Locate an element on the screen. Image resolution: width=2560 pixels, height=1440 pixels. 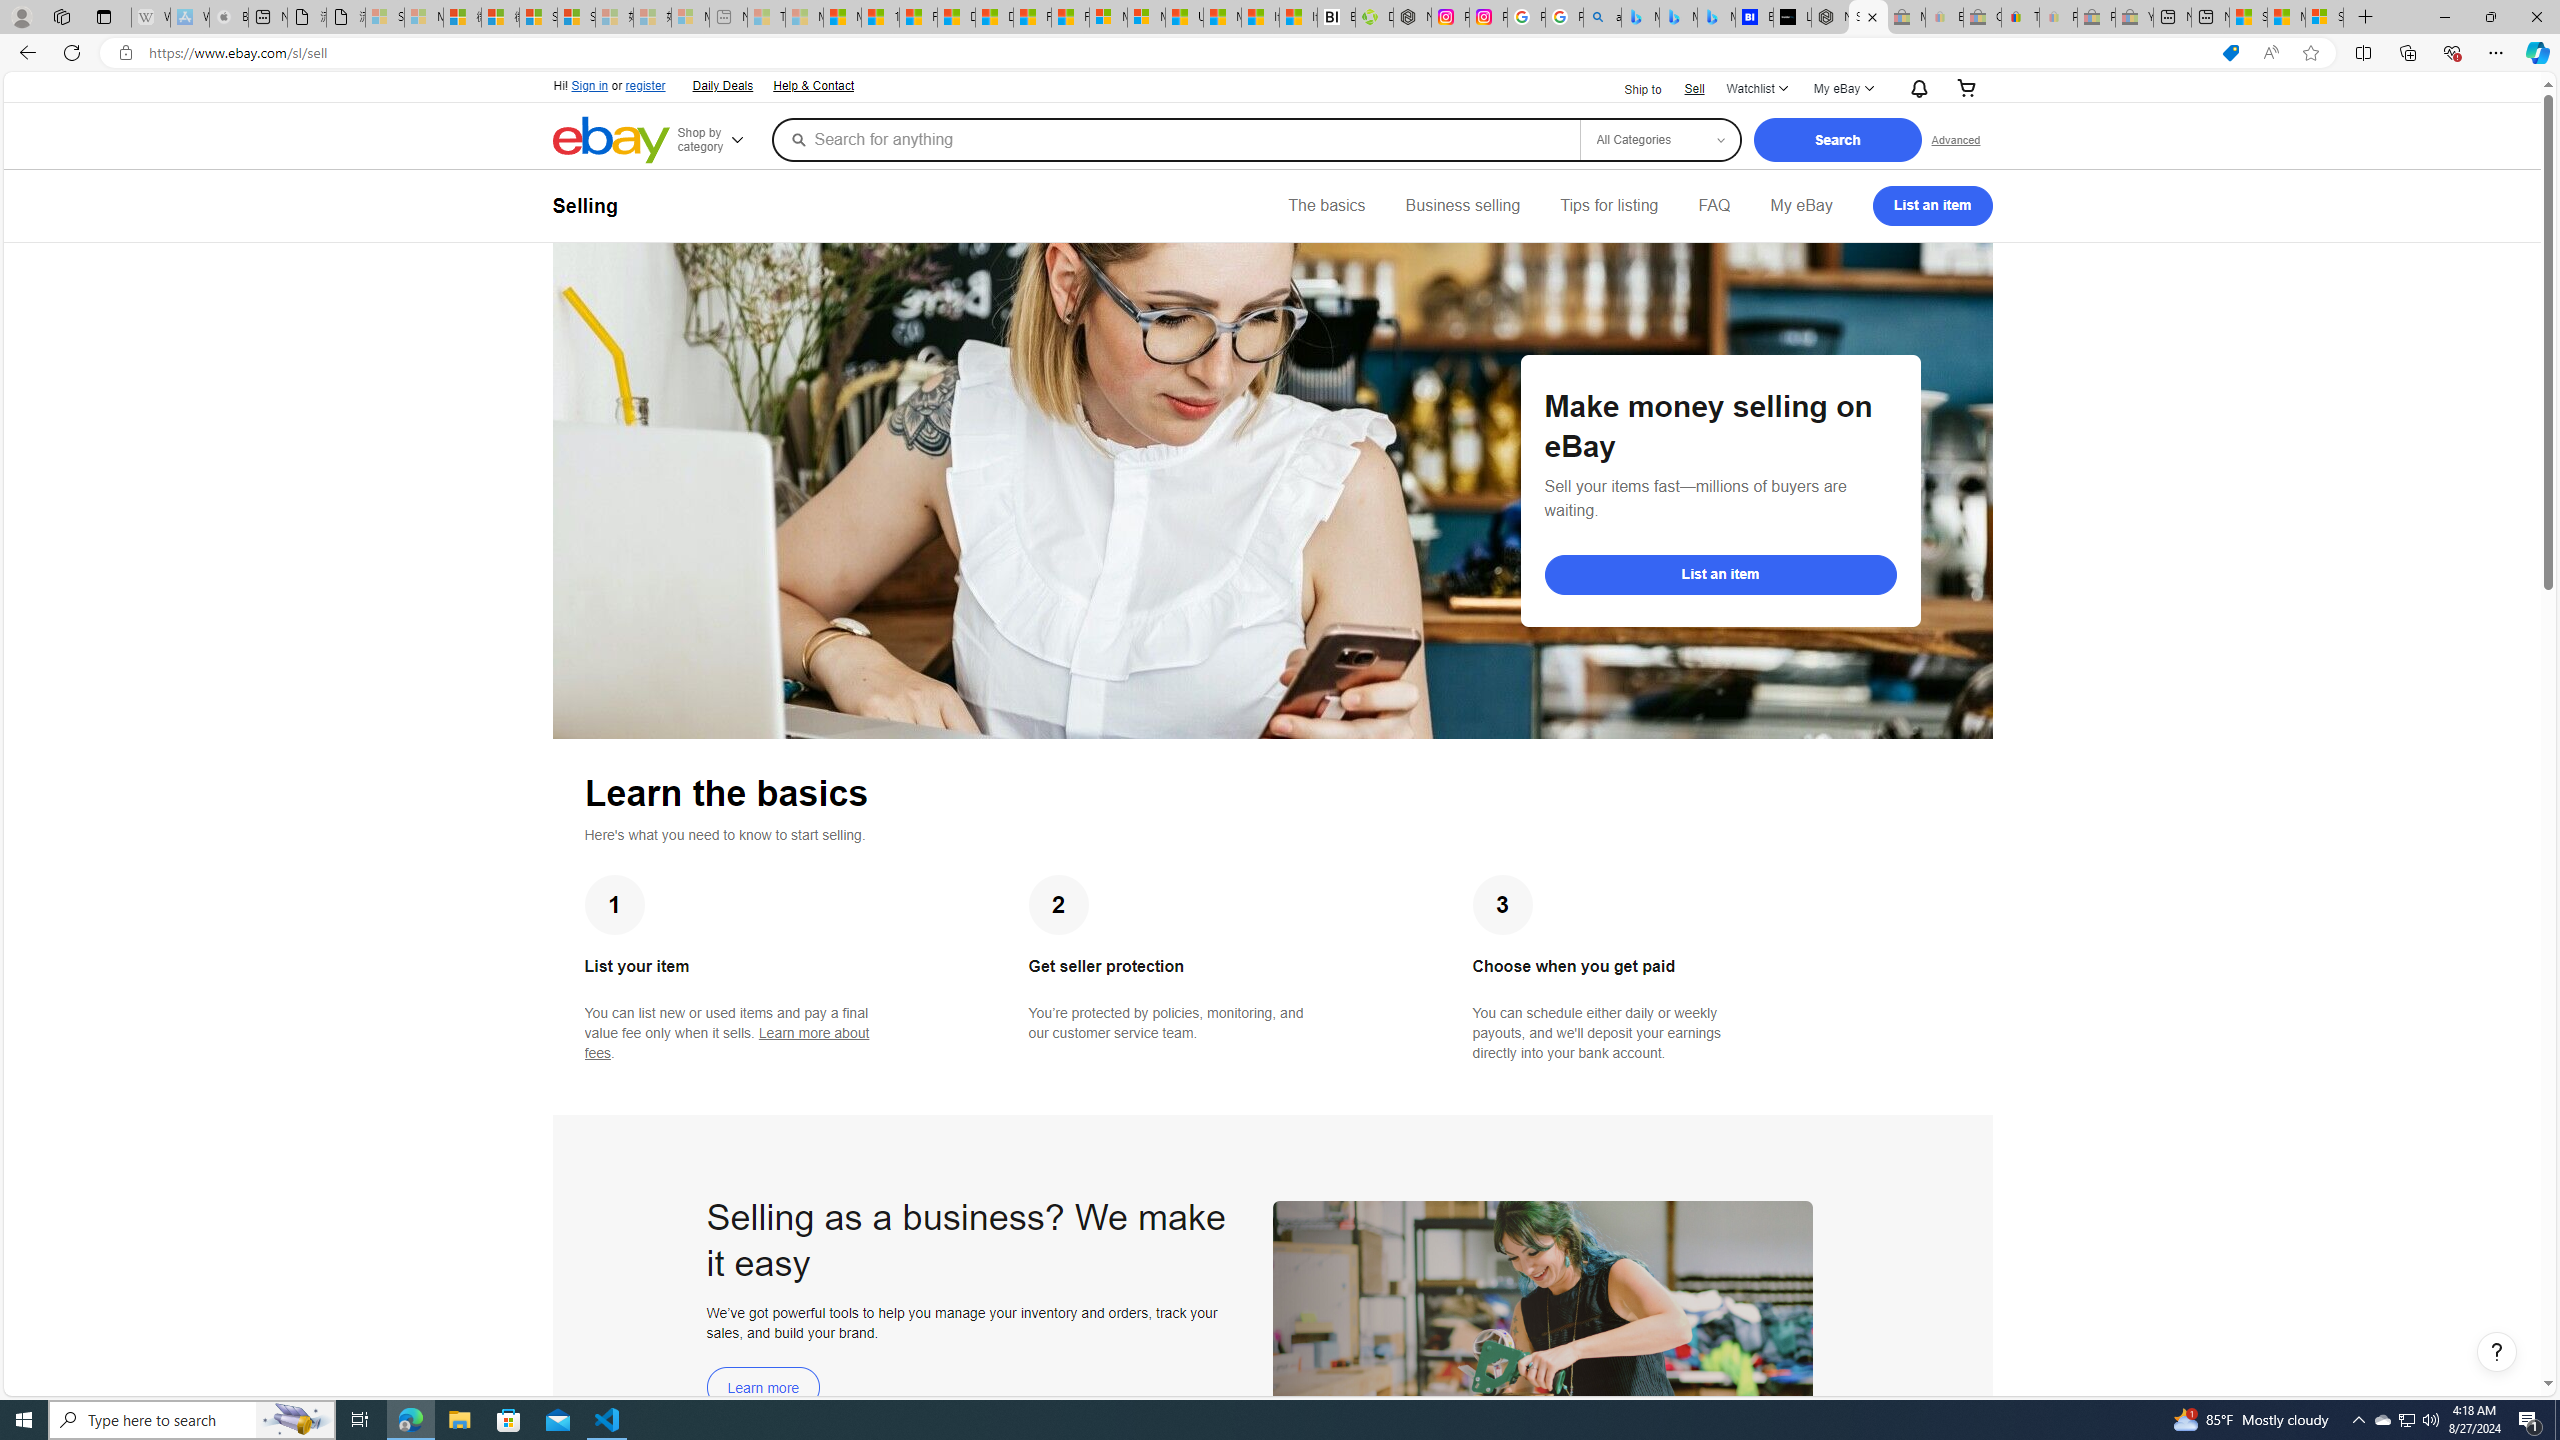
'The basics' is located at coordinates (1326, 204).